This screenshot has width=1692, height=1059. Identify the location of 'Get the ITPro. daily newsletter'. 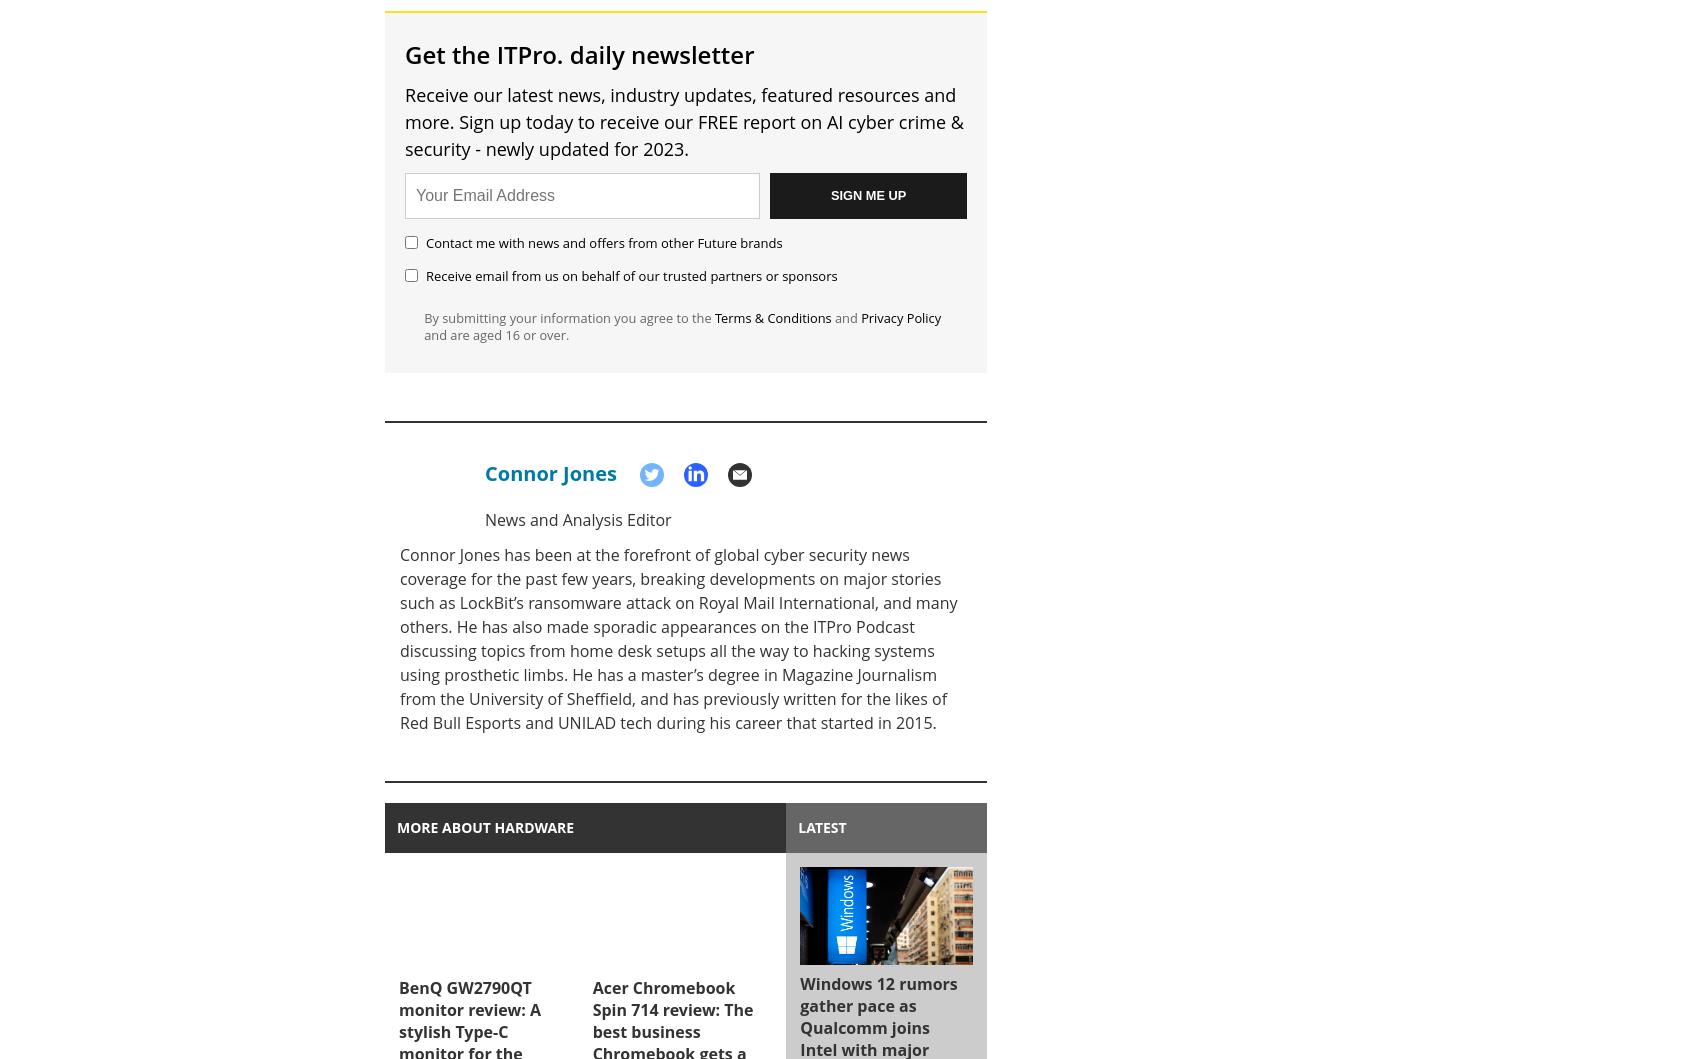
(578, 53).